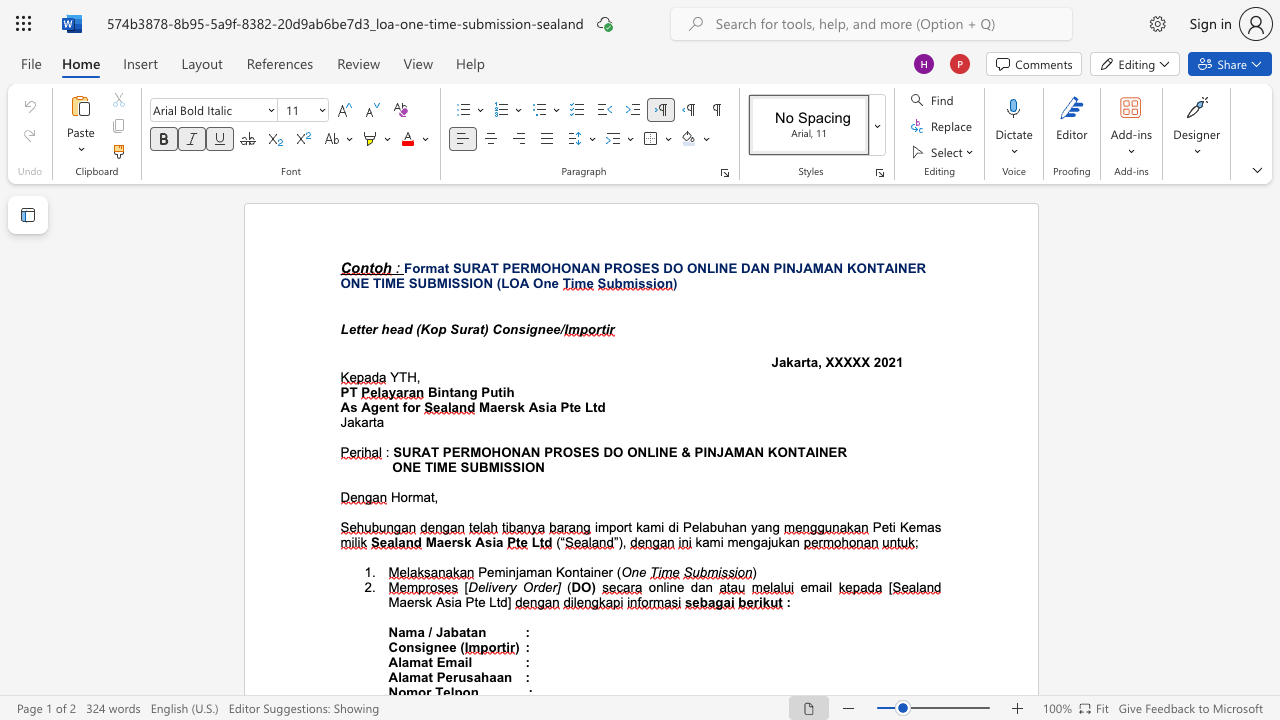  What do you see at coordinates (450, 542) in the screenshot?
I see `the subset text "rsk" within the text "Maersk Asia"` at bounding box center [450, 542].